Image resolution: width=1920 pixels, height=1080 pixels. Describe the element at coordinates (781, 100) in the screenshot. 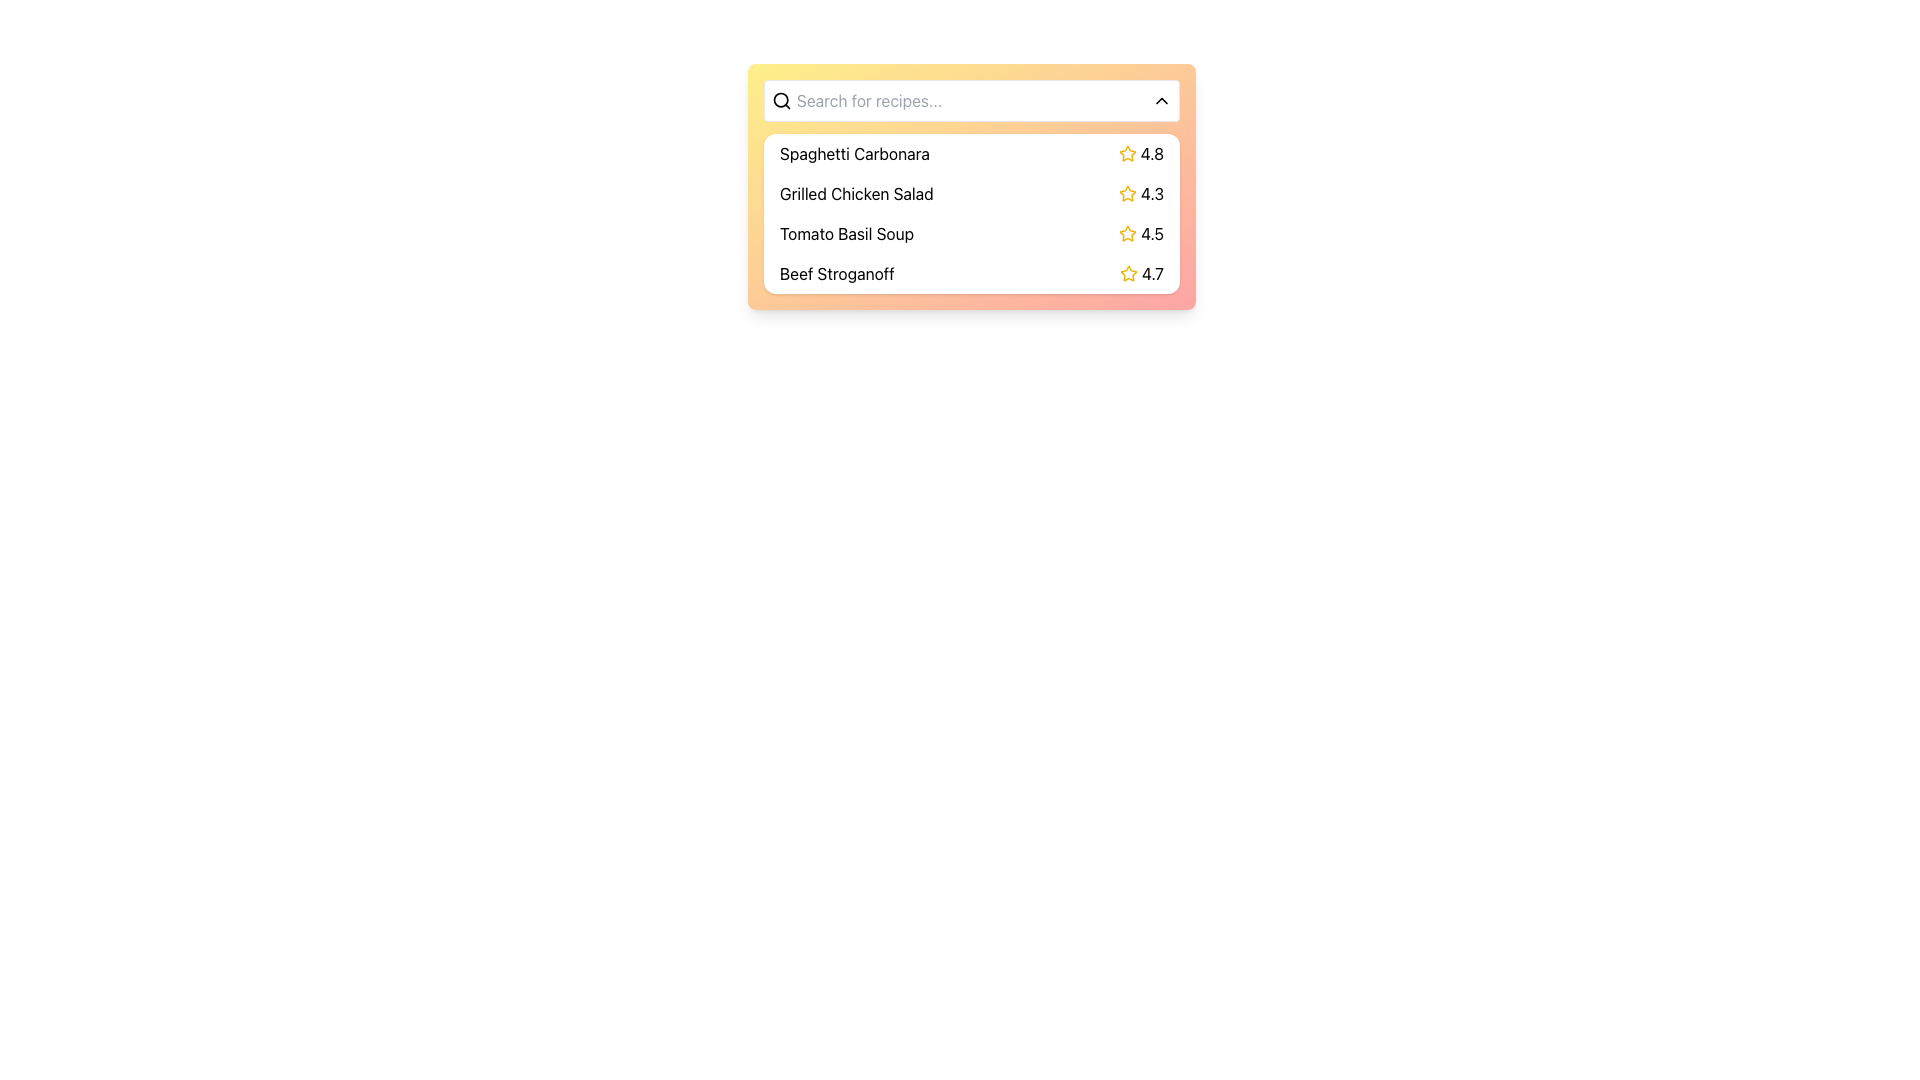

I see `the decorative search icon located on the left side of the search bar, which serves as a visual indicator for the search functionality` at that location.